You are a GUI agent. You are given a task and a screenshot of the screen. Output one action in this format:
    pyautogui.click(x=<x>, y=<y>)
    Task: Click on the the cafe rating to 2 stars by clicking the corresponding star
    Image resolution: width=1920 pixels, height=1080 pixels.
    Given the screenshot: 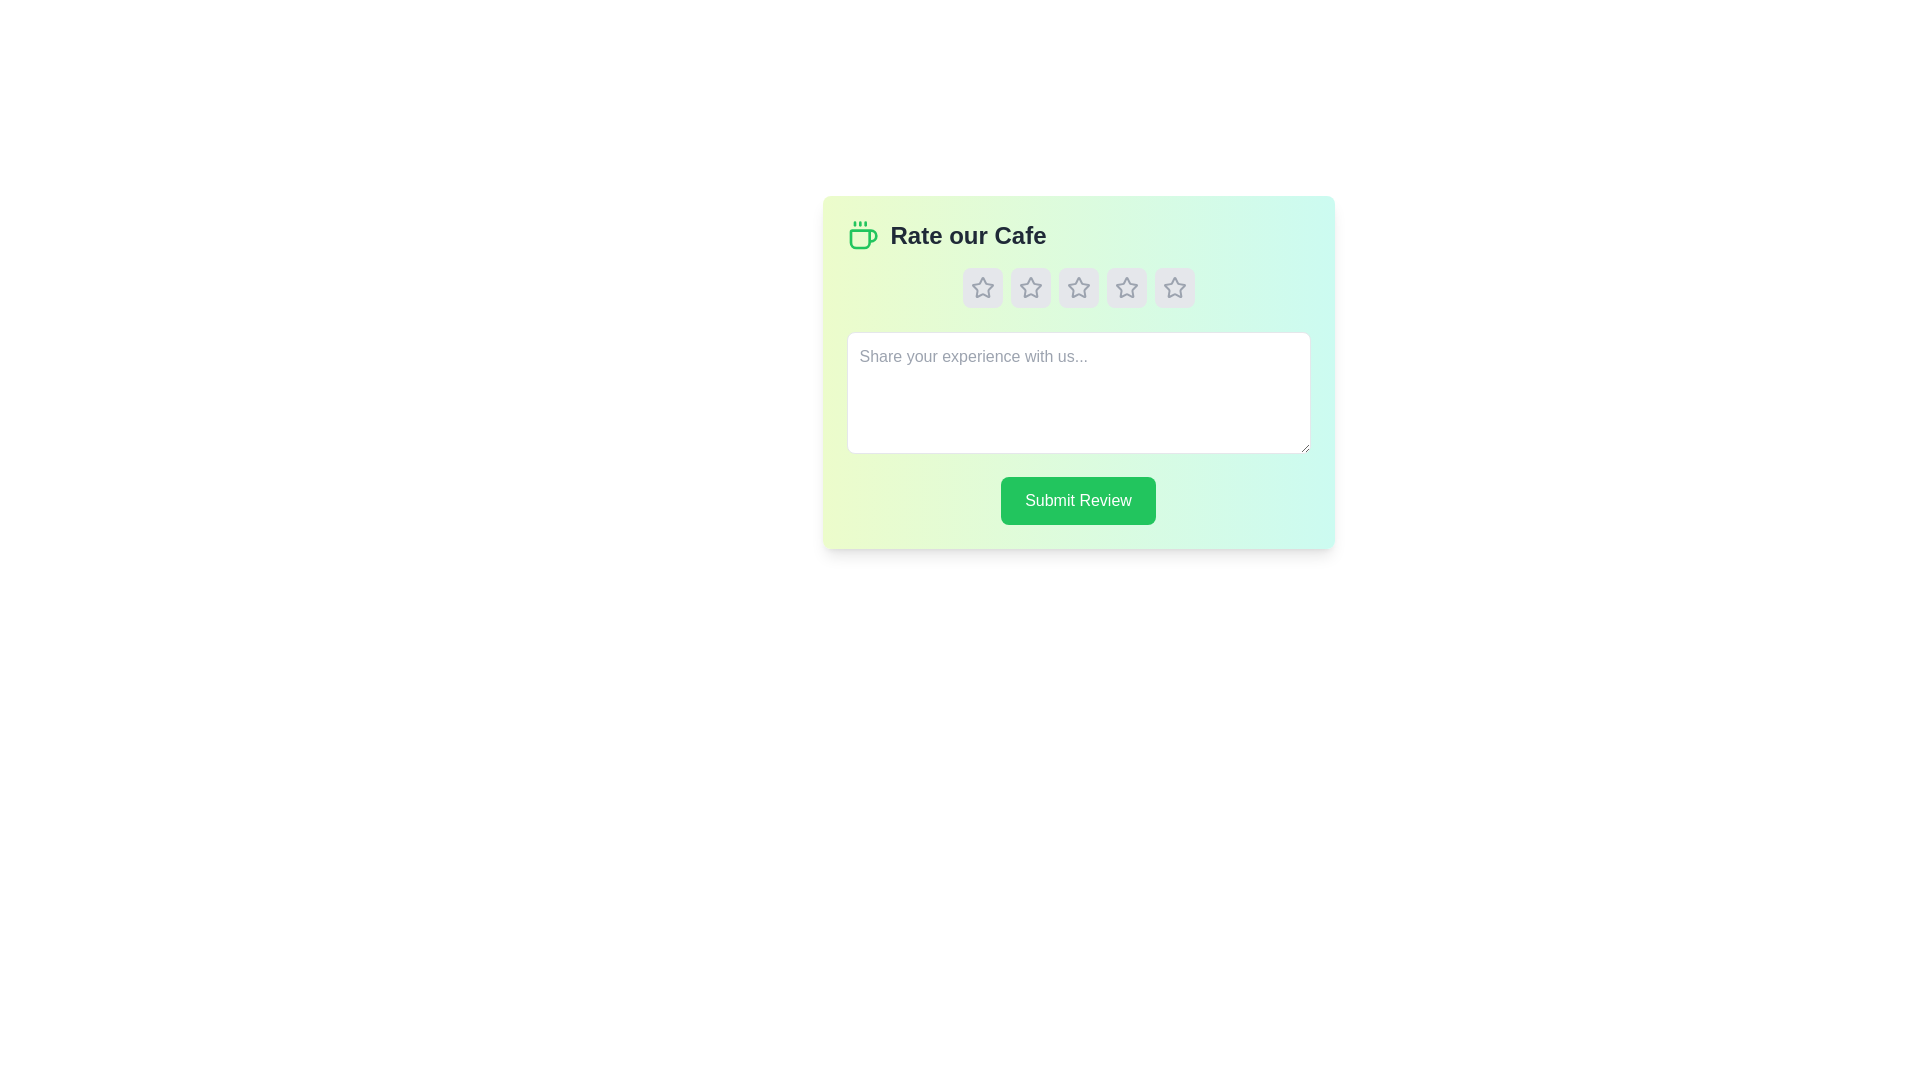 What is the action you would take?
    pyautogui.click(x=1030, y=288)
    